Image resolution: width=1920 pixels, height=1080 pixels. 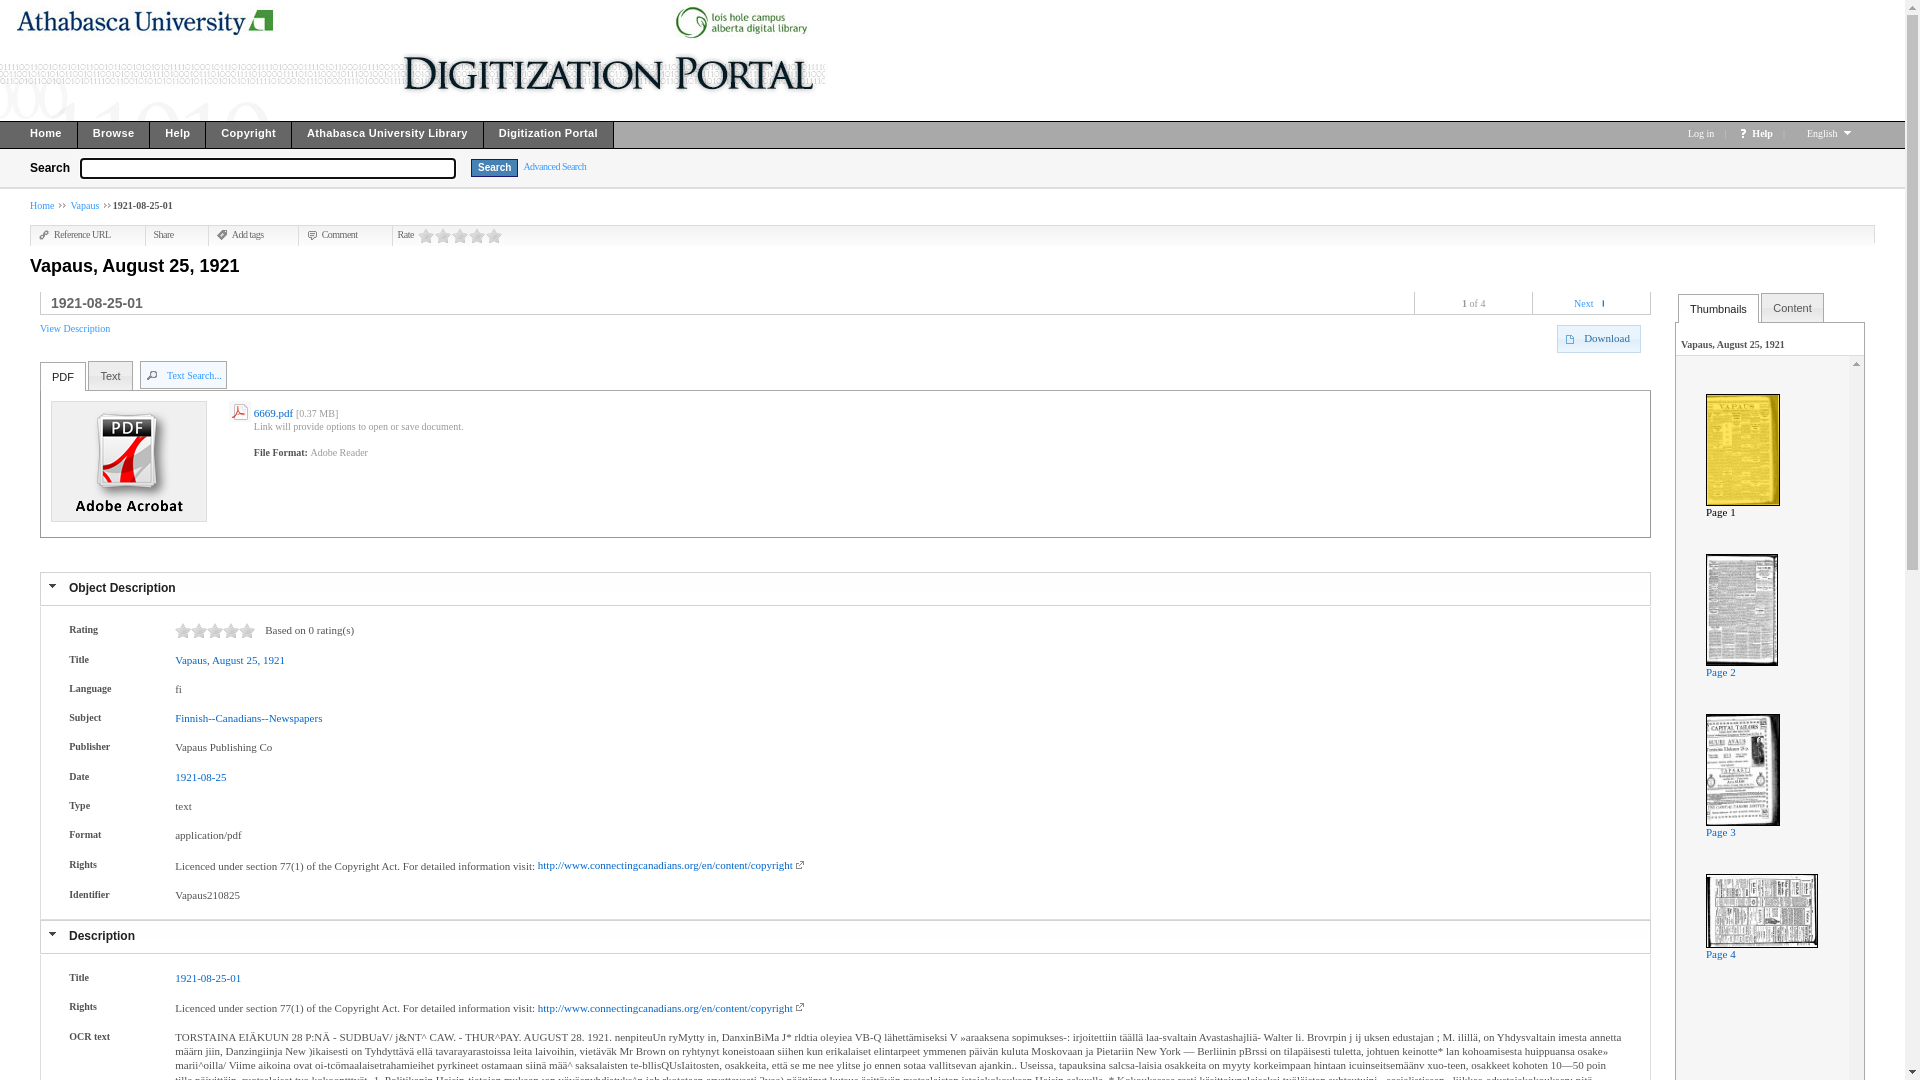 What do you see at coordinates (113, 136) in the screenshot?
I see `'Browse'` at bounding box center [113, 136].